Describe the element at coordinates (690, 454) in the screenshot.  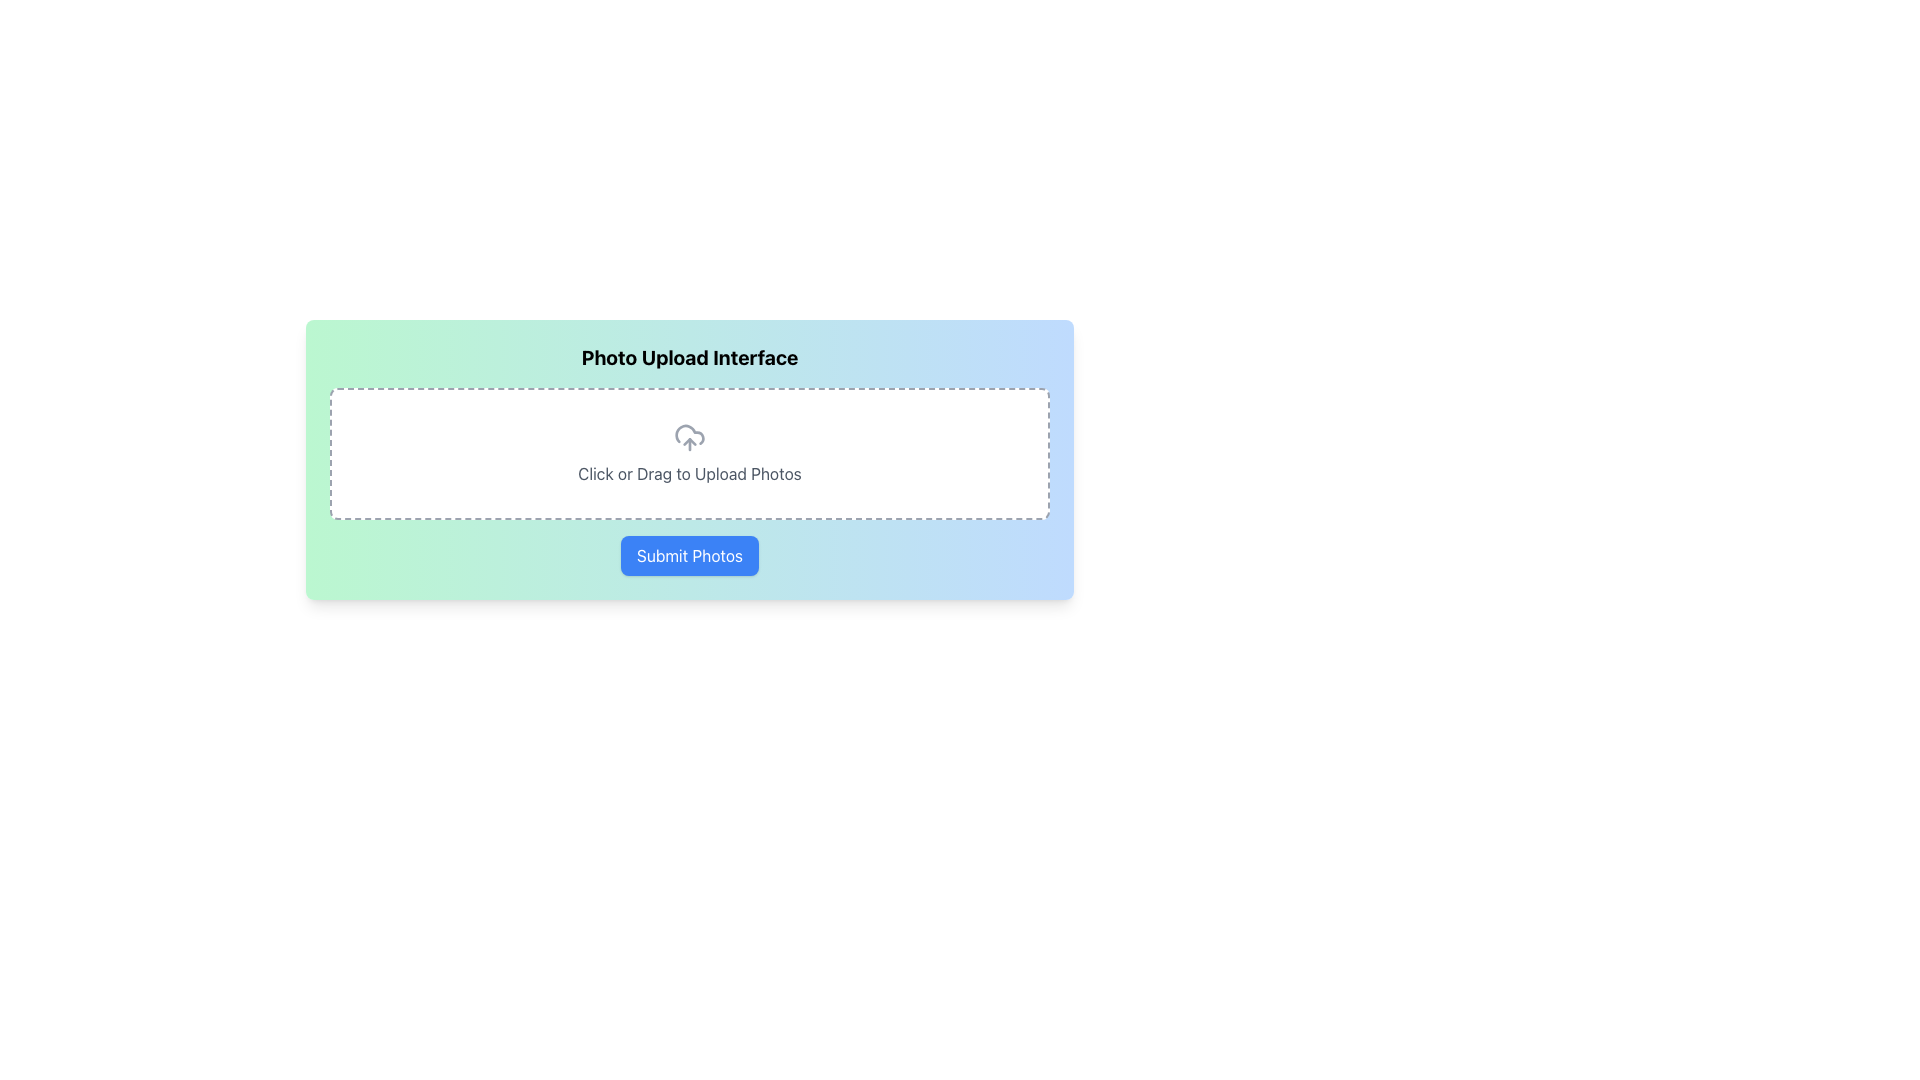
I see `the File upload drop area, which is a rectangular component with a white background, dashed gray borders, and a centered cloud icon with an upward arrow, along with the text 'Click or Drag to Upload Photos'` at that location.